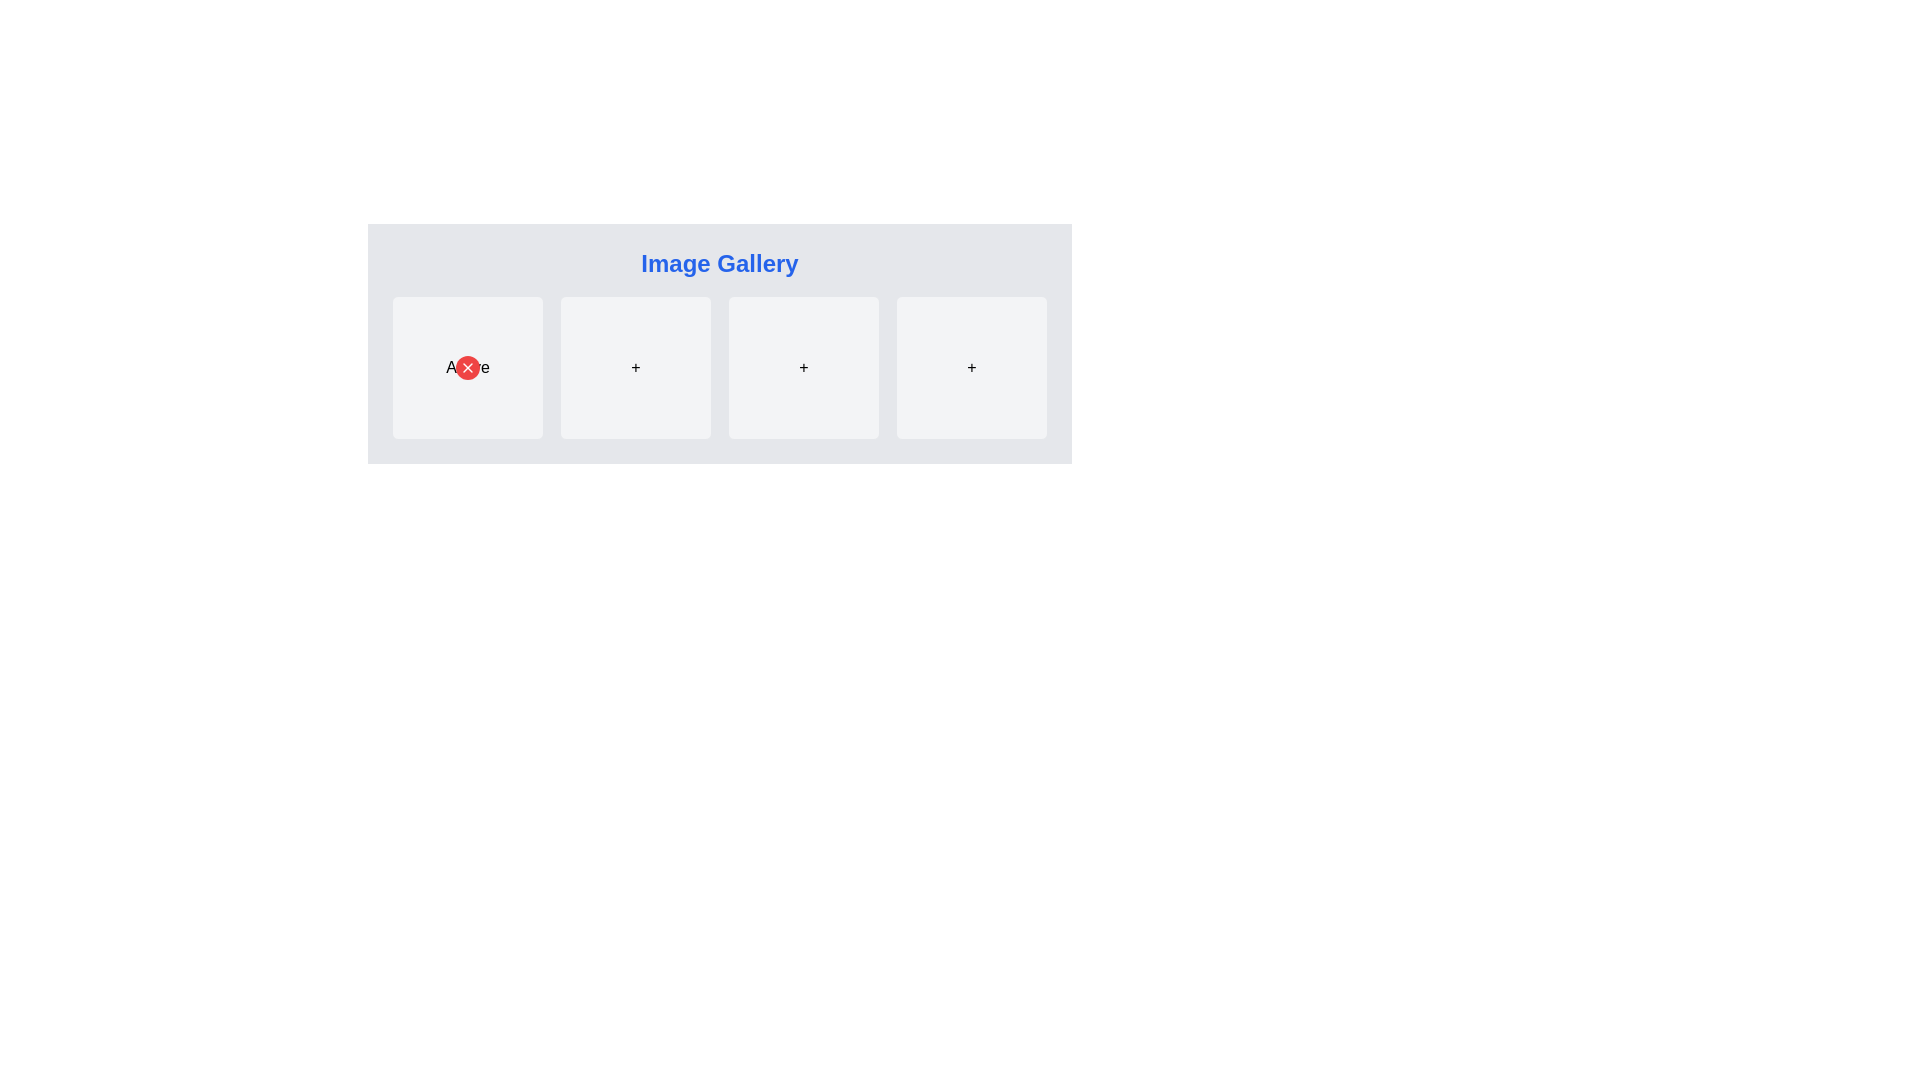 The height and width of the screenshot is (1080, 1920). I want to click on the square-shaped button with a plus sign symbol, located in a grid layout immediately to the right of the 'Active' element, so click(634, 367).